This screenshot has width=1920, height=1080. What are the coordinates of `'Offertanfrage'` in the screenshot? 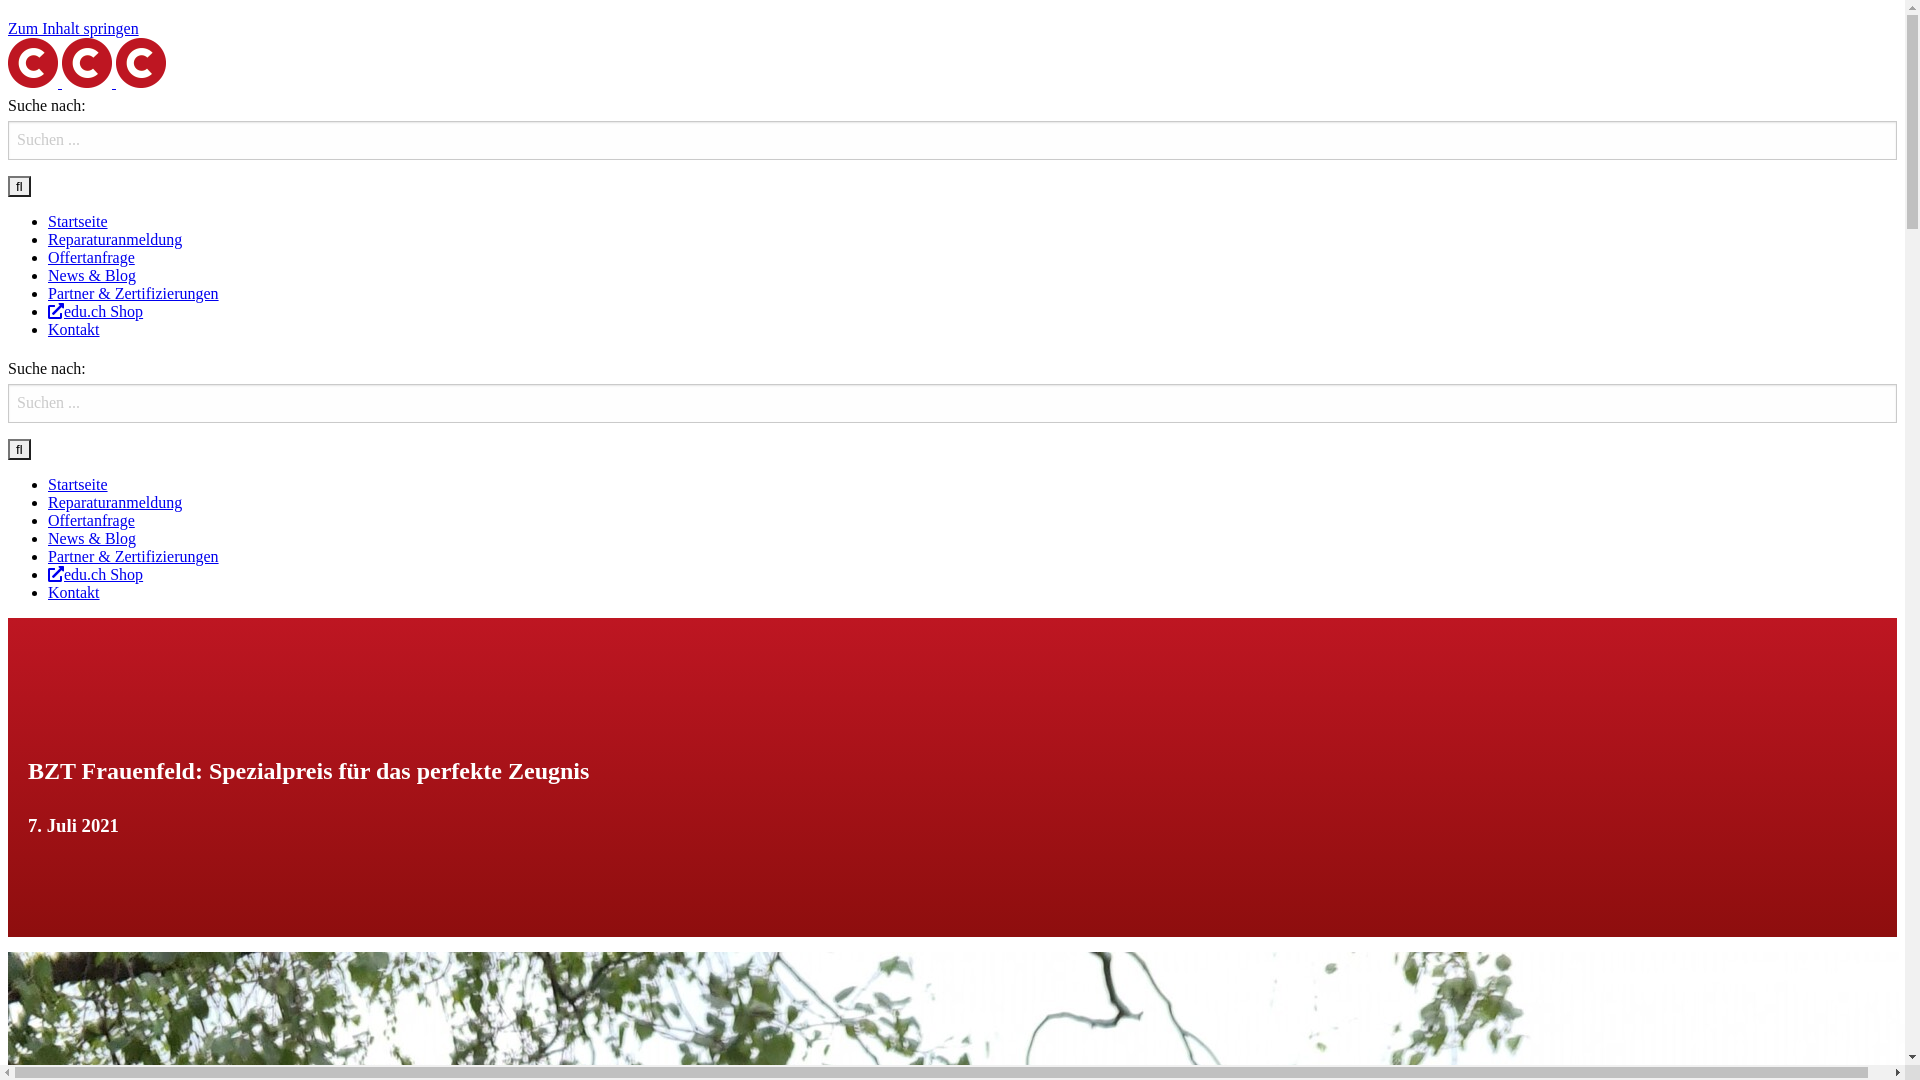 It's located at (90, 519).